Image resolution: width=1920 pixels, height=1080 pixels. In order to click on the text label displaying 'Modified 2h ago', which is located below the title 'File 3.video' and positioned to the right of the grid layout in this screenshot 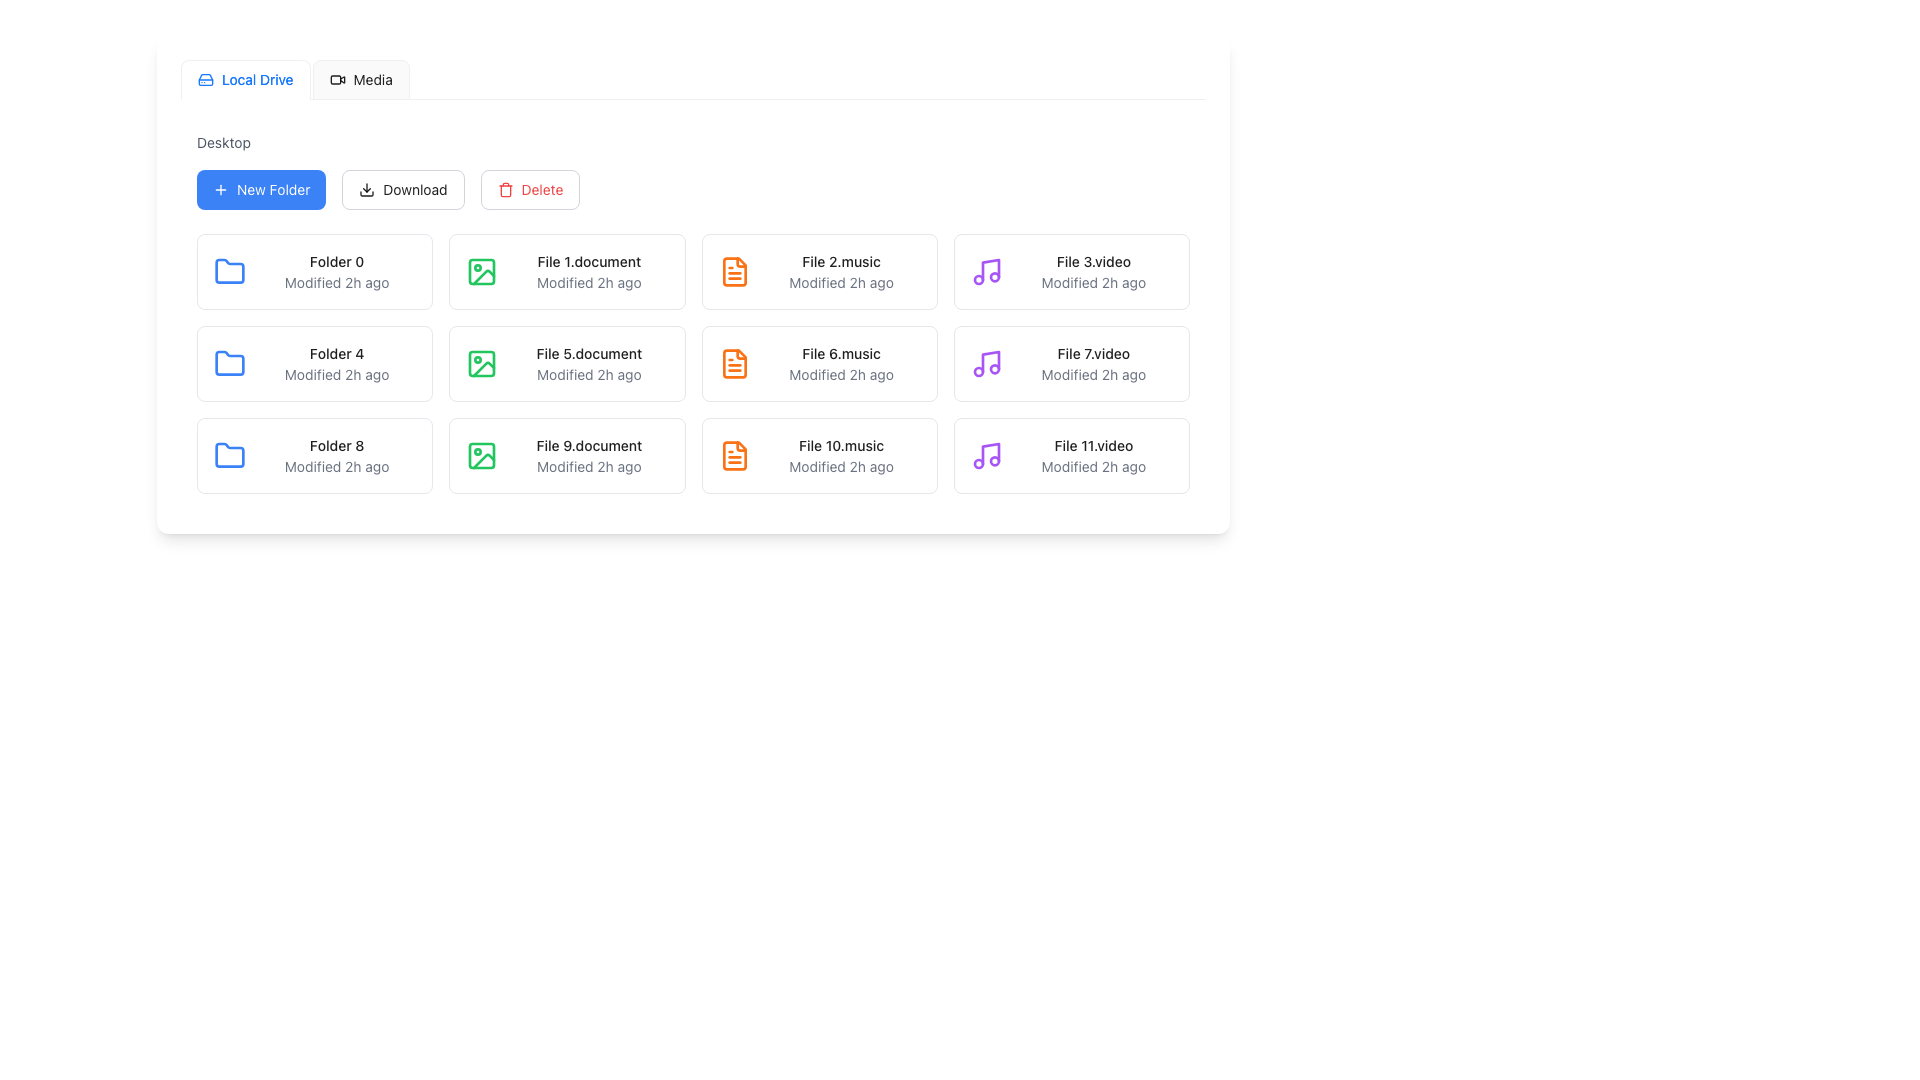, I will do `click(1092, 282)`.